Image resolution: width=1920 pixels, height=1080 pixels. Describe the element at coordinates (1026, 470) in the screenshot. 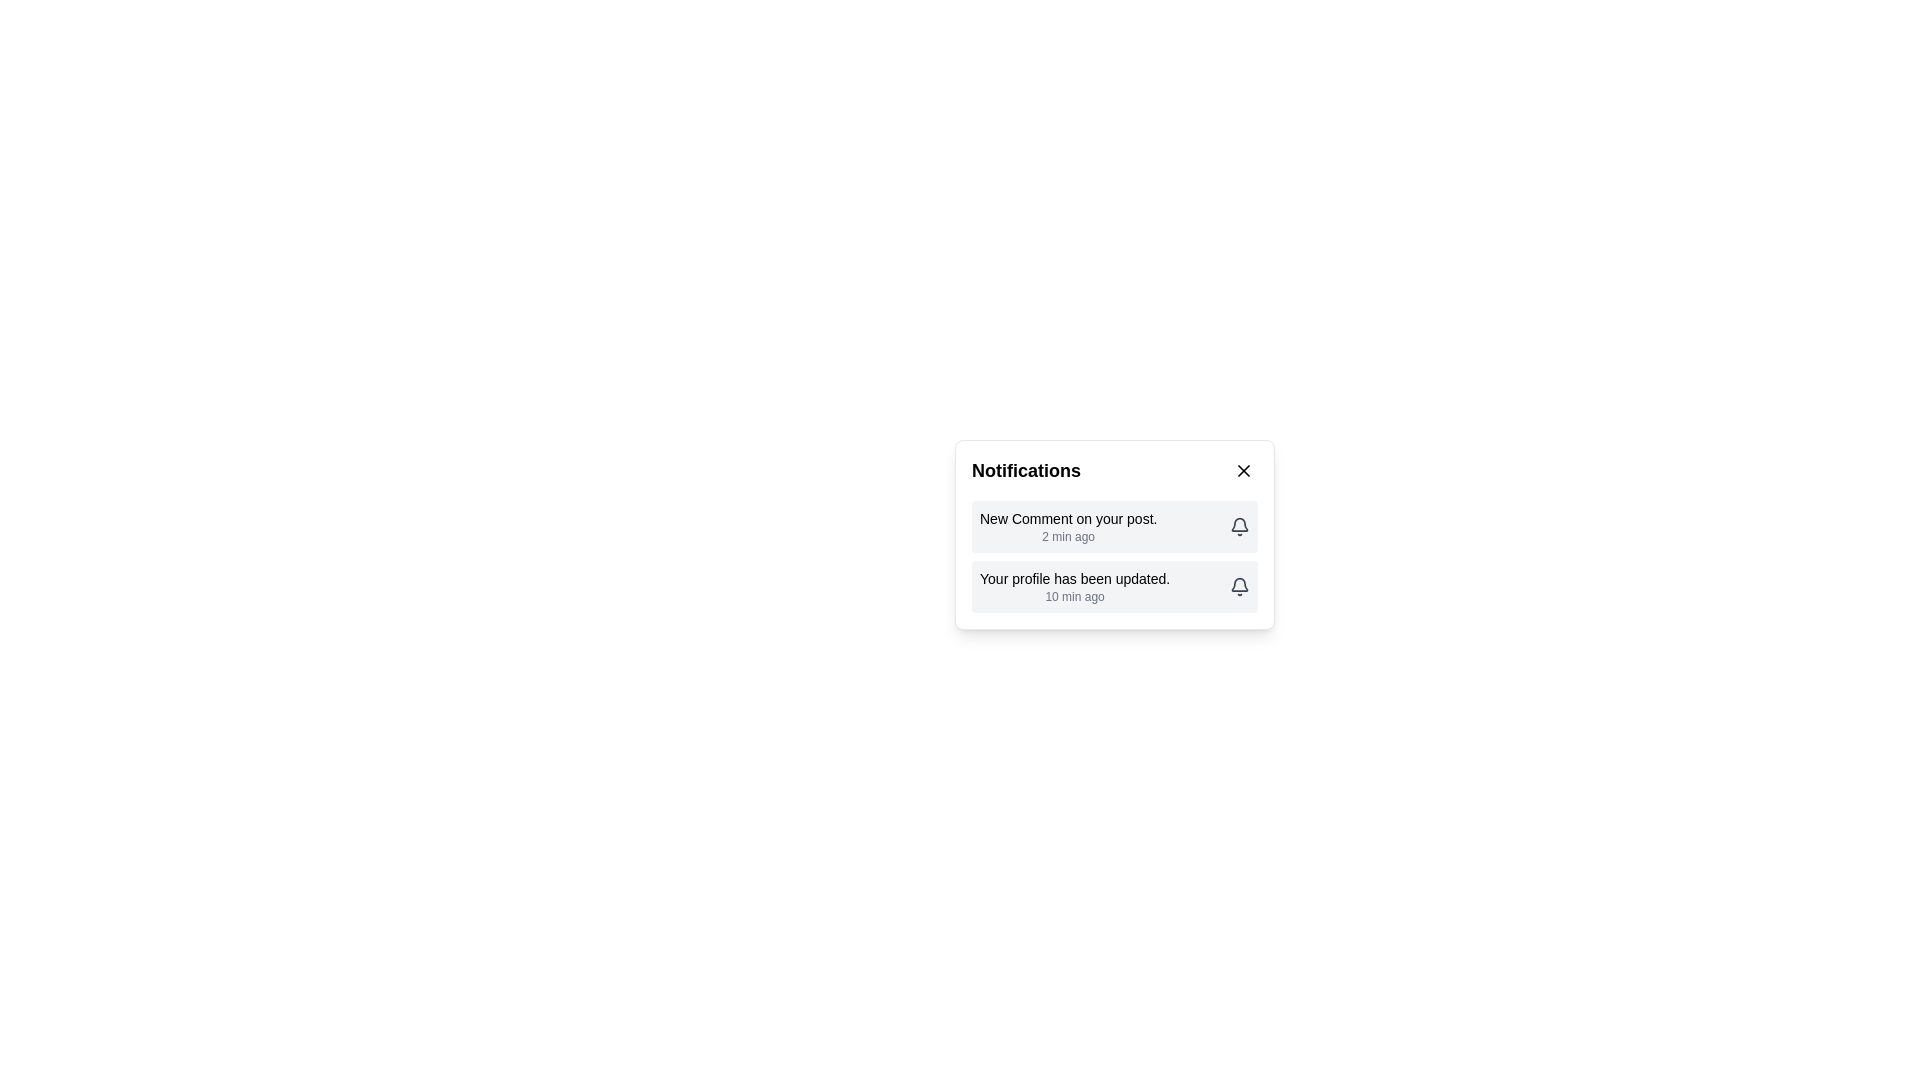

I see `the bold text label displaying 'Notifications' located at the top-left corner of the notification popup` at that location.